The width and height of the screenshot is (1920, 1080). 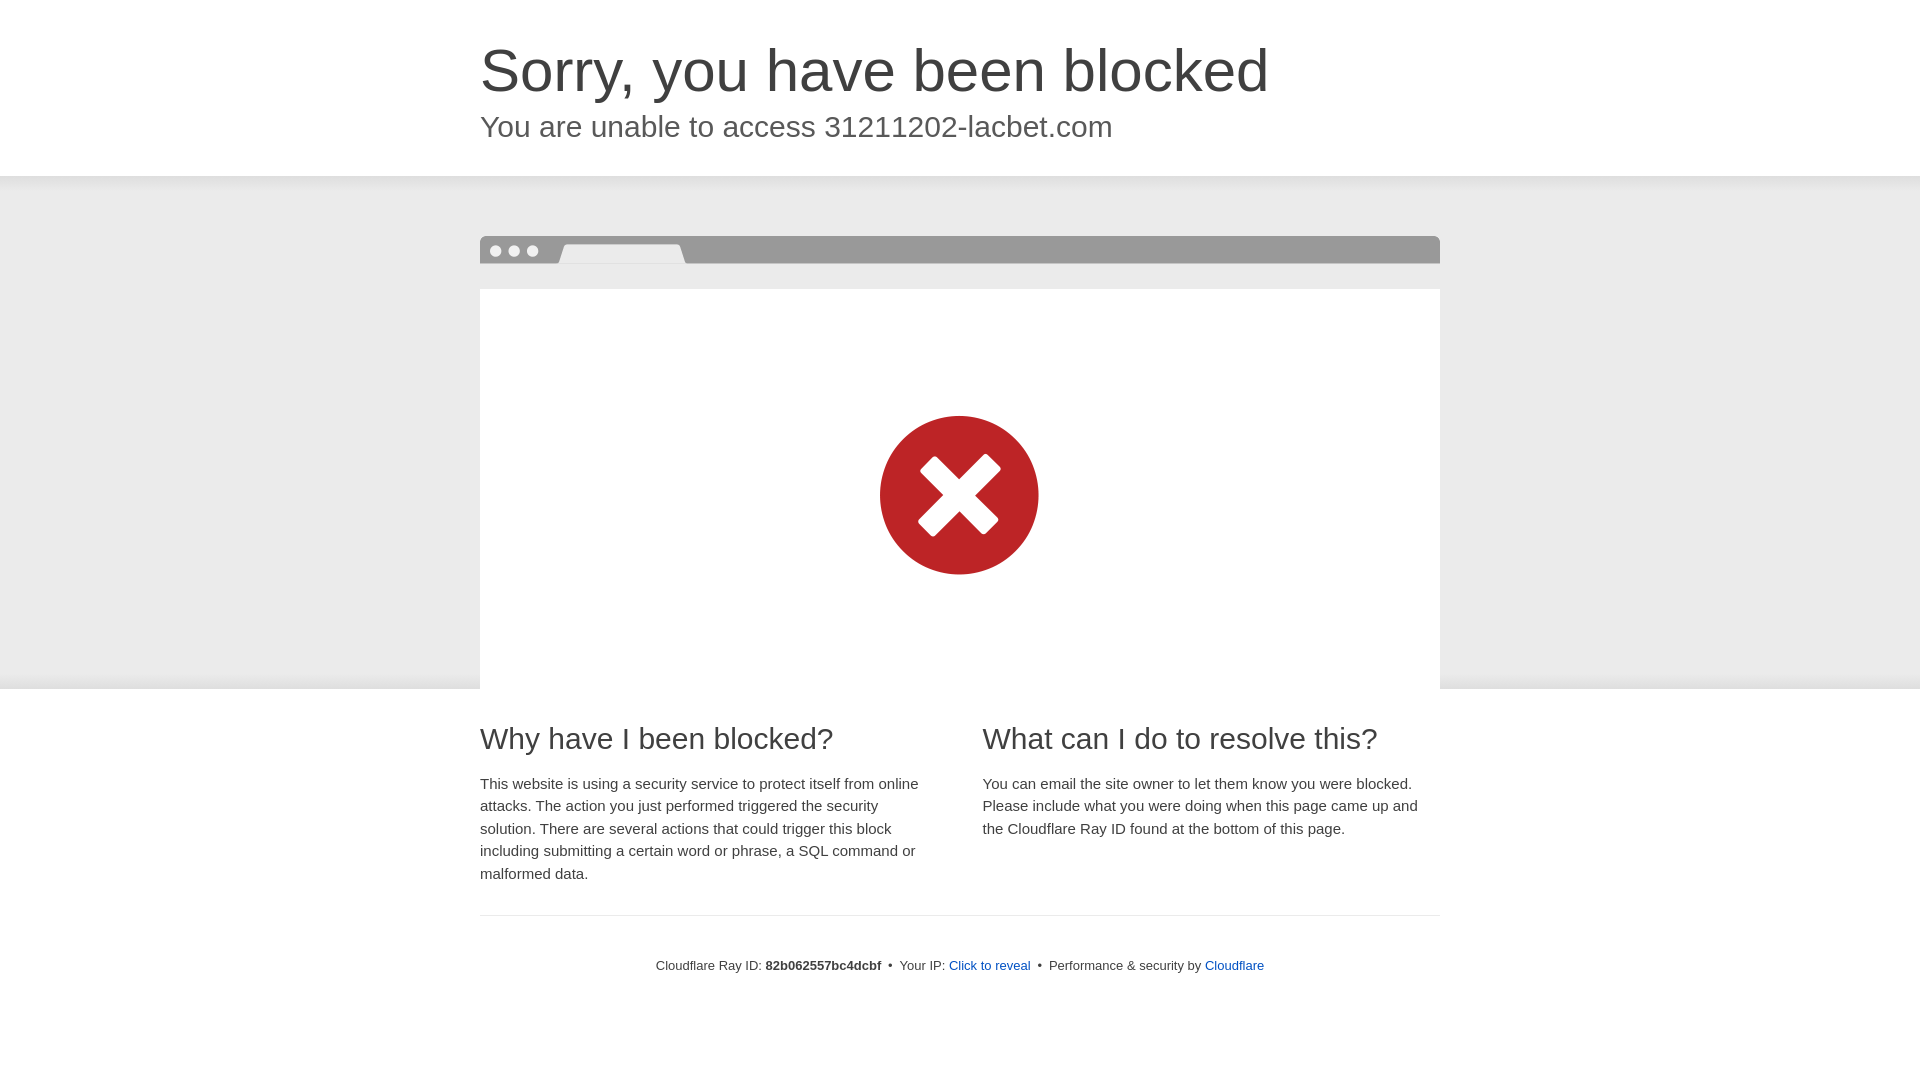 What do you see at coordinates (1233, 964) in the screenshot?
I see `'Cloudflare'` at bounding box center [1233, 964].